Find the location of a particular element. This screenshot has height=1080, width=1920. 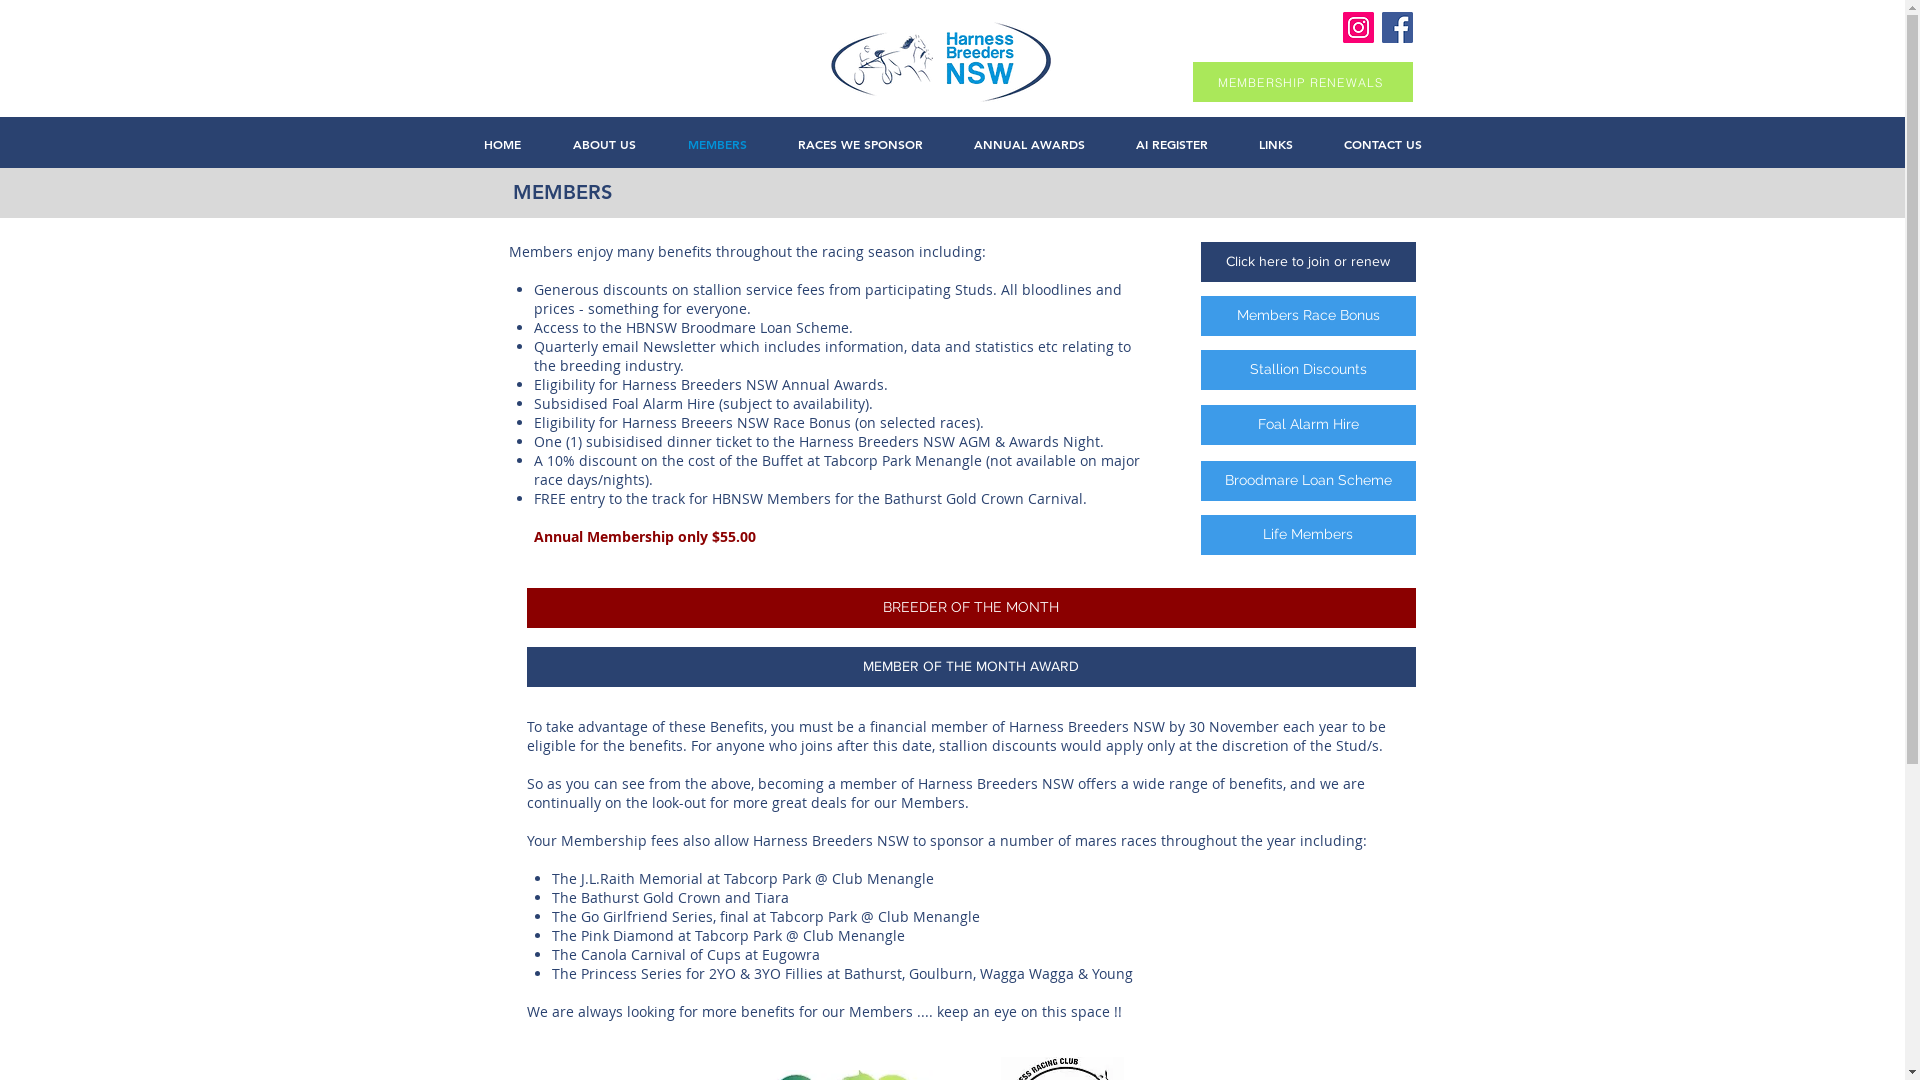

'ANNUAL AWARDS' is located at coordinates (1028, 143).